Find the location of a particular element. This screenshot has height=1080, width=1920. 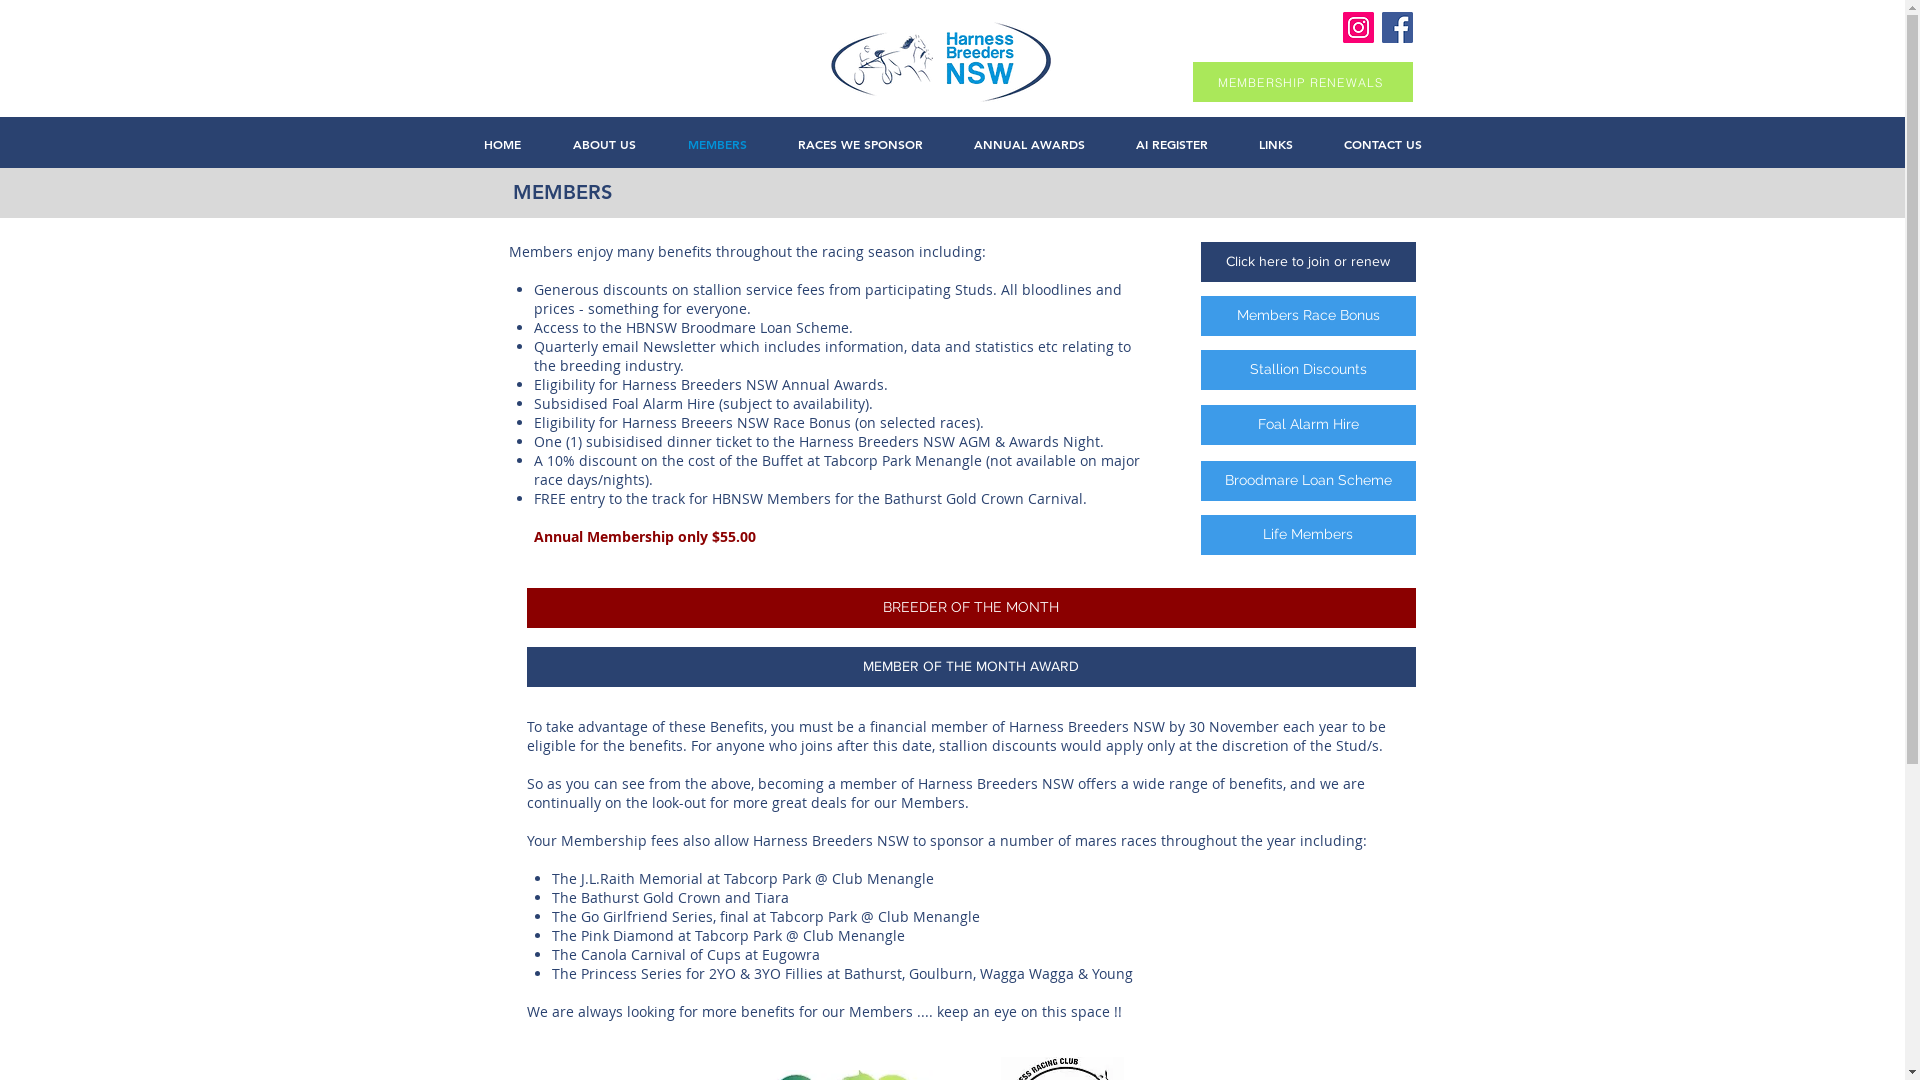

'ANNUAL AWARDS' is located at coordinates (1028, 143).